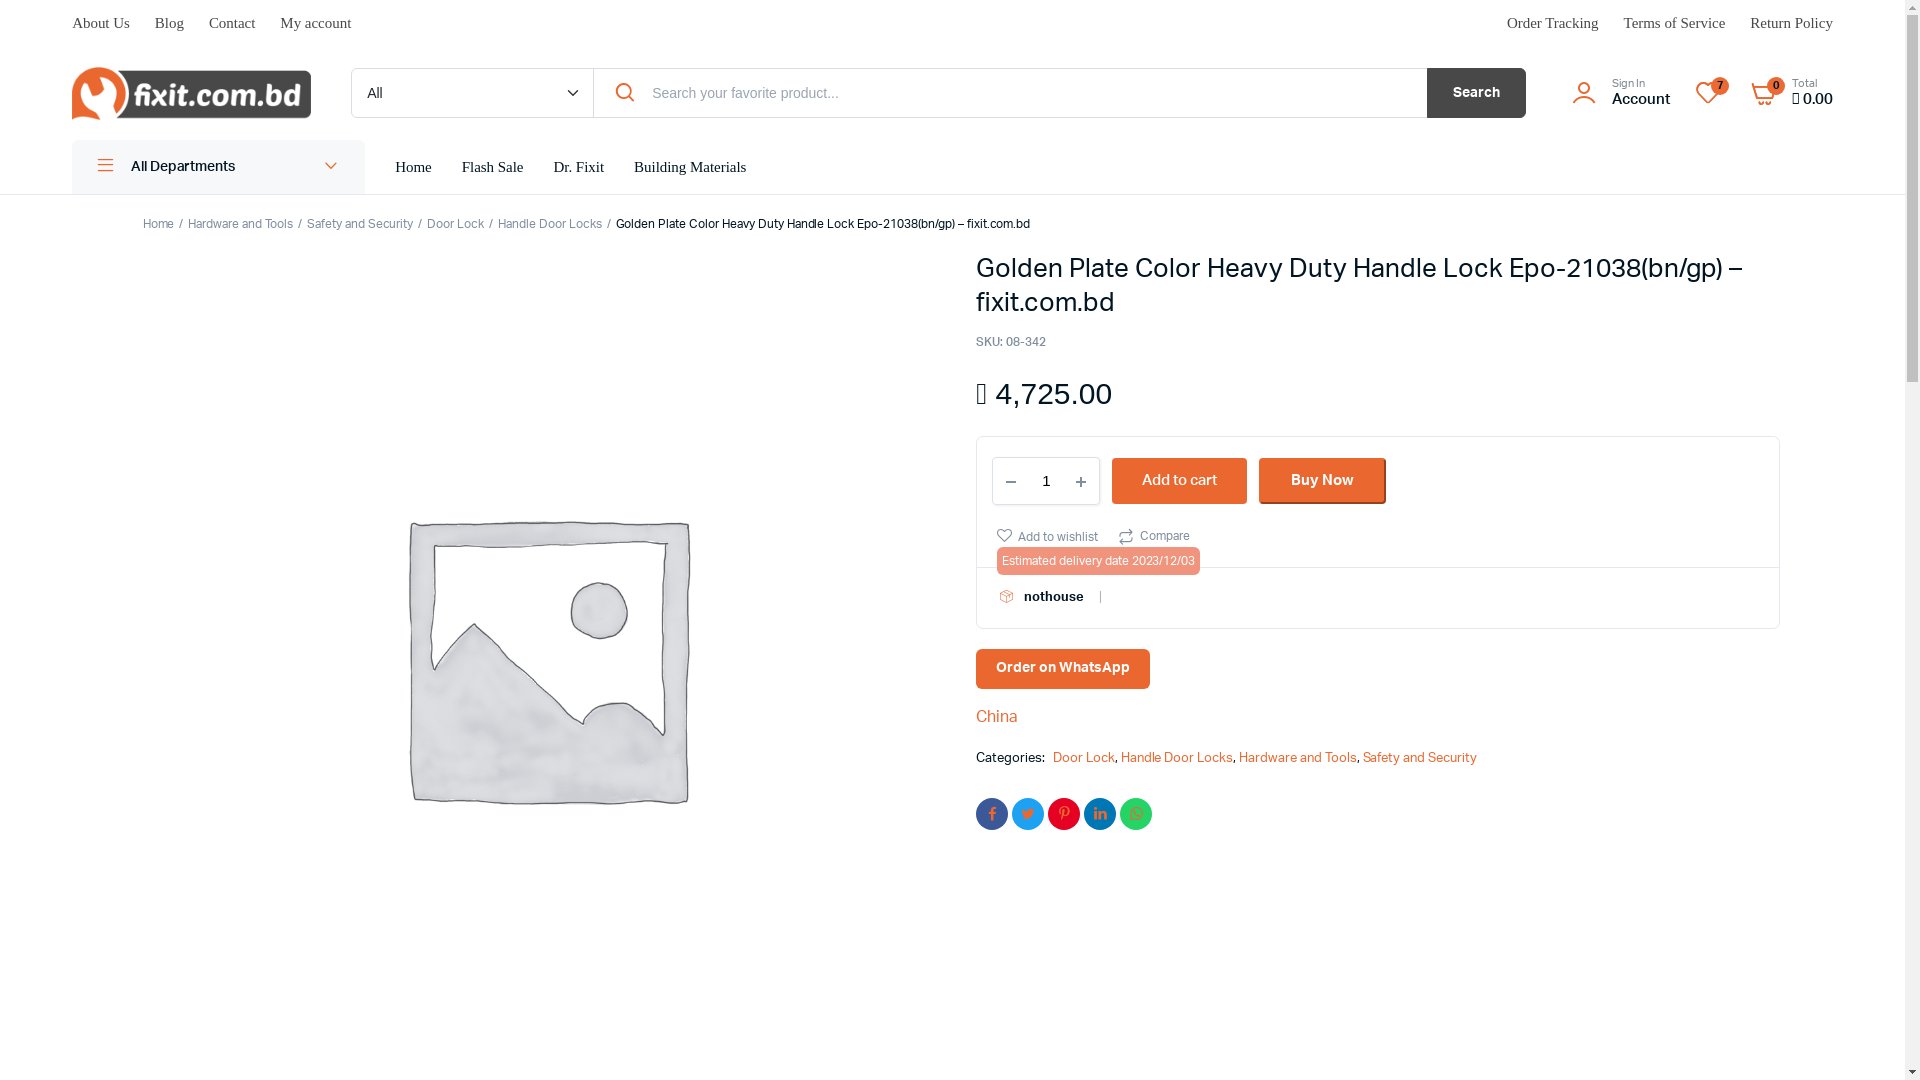  I want to click on 'Dr. Fixit', so click(577, 165).